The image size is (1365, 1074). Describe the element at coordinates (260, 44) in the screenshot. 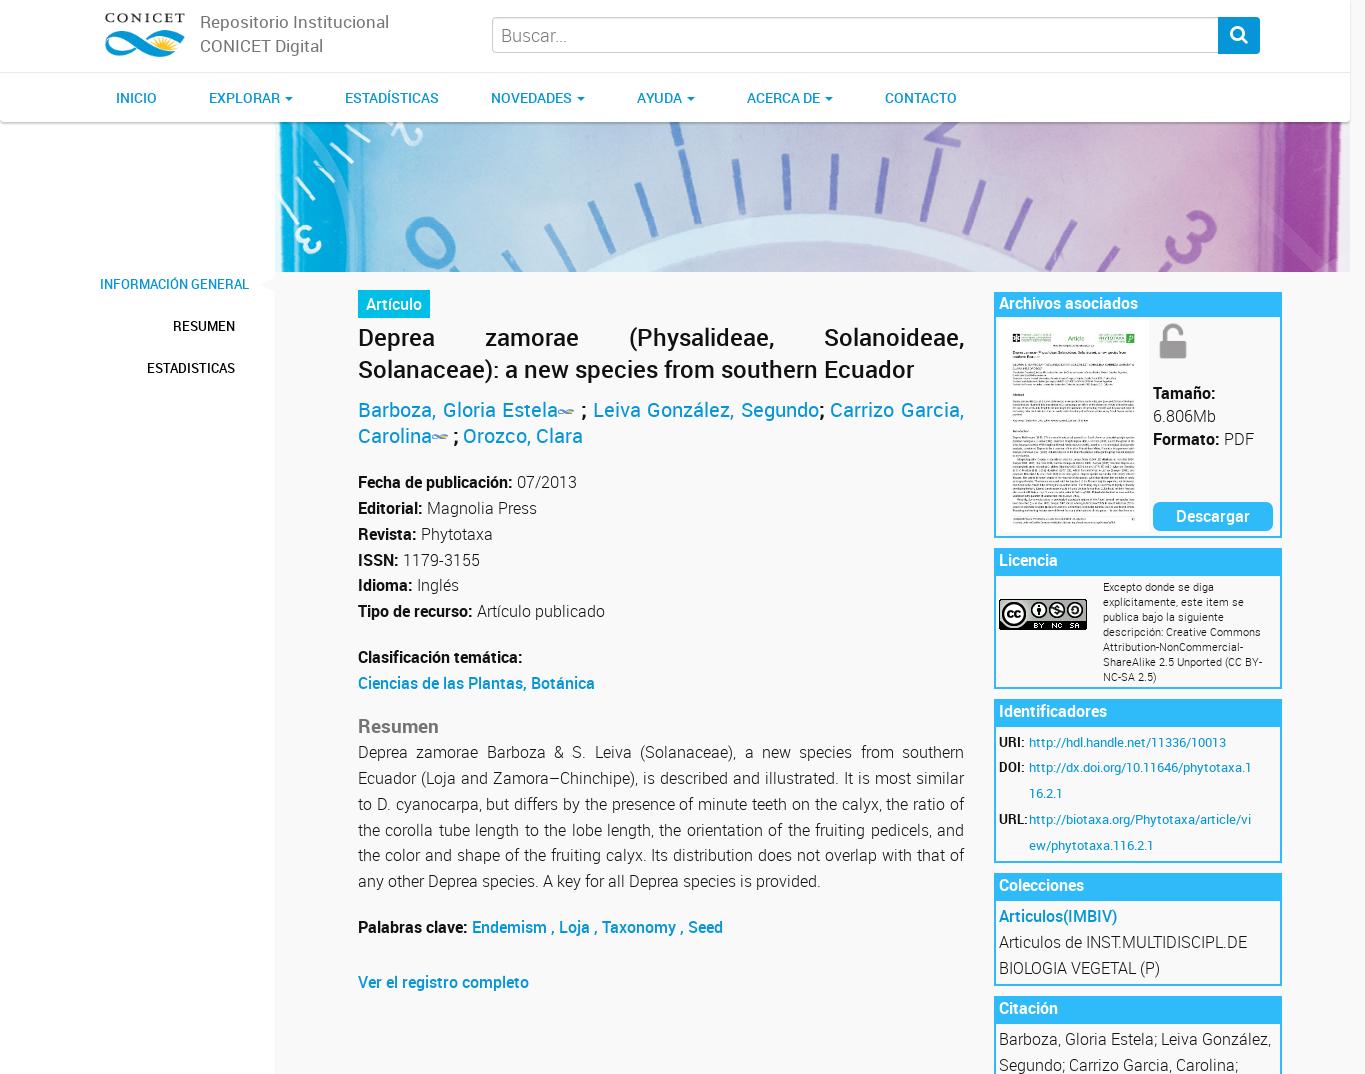

I see `'CONICET Digital'` at that location.